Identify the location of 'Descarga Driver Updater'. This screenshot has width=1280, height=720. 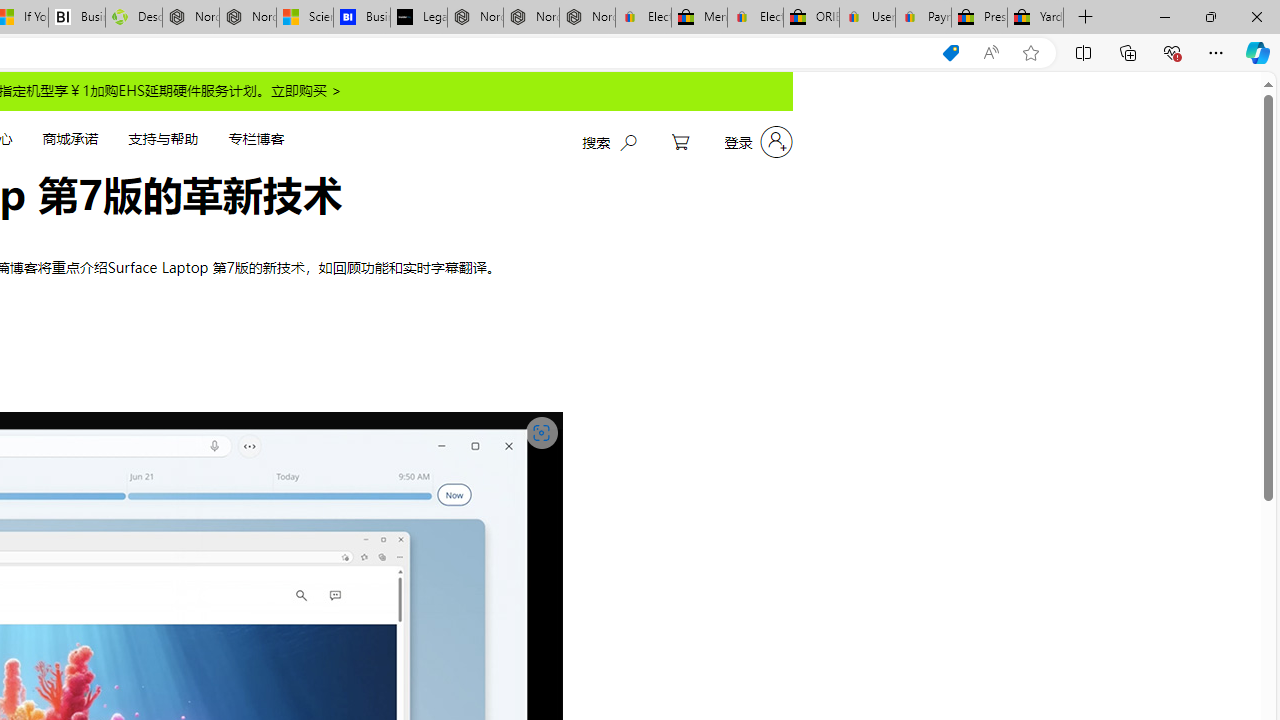
(133, 17).